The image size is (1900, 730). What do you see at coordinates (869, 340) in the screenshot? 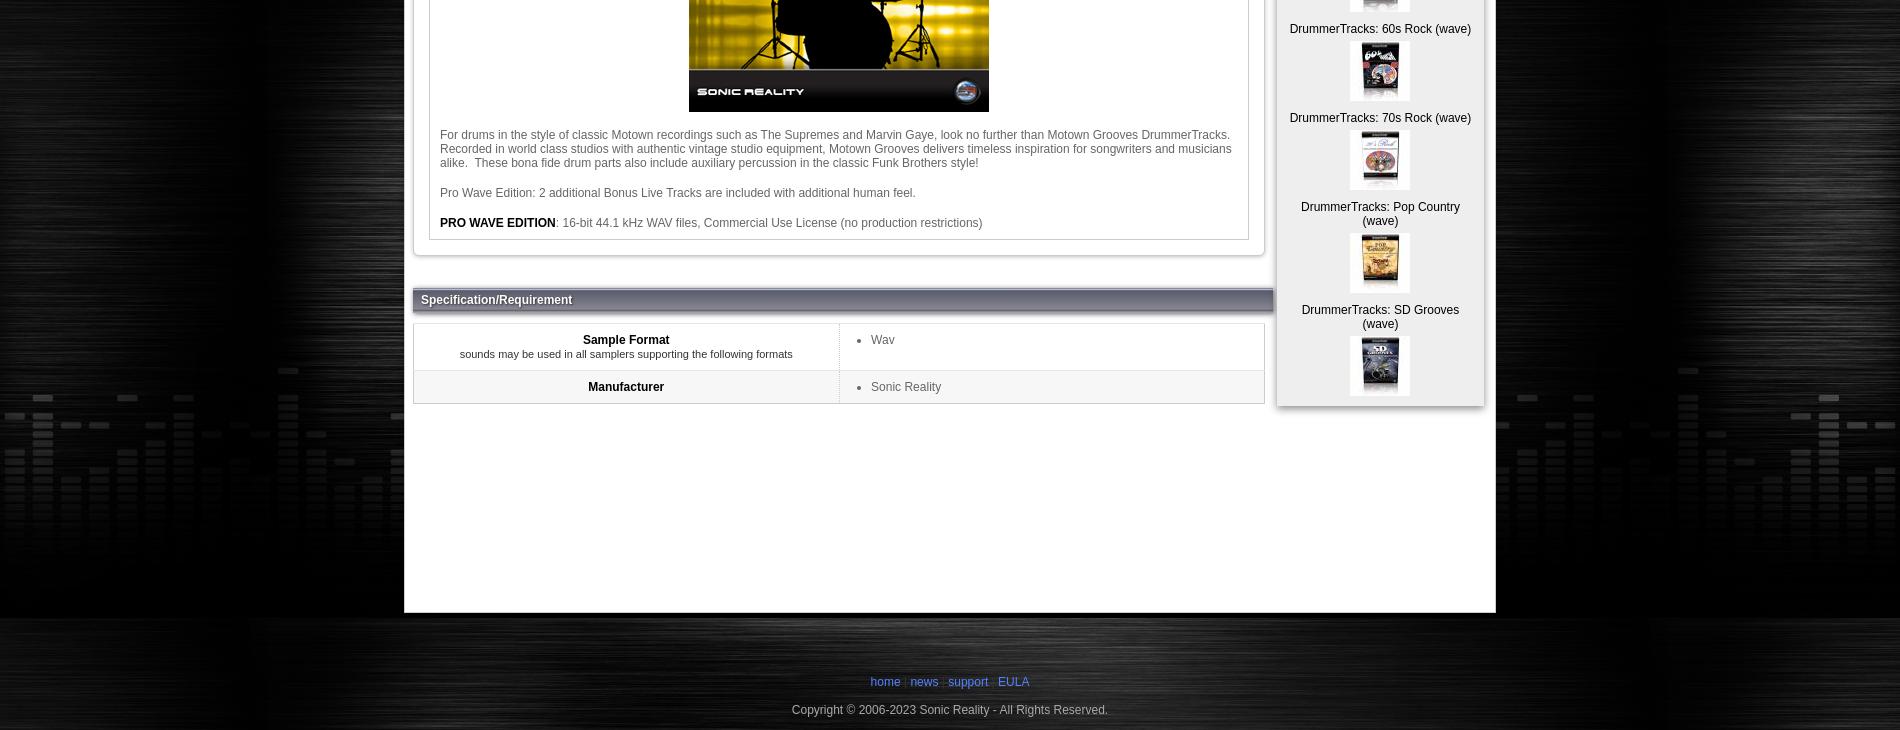
I see `'Wav'` at bounding box center [869, 340].